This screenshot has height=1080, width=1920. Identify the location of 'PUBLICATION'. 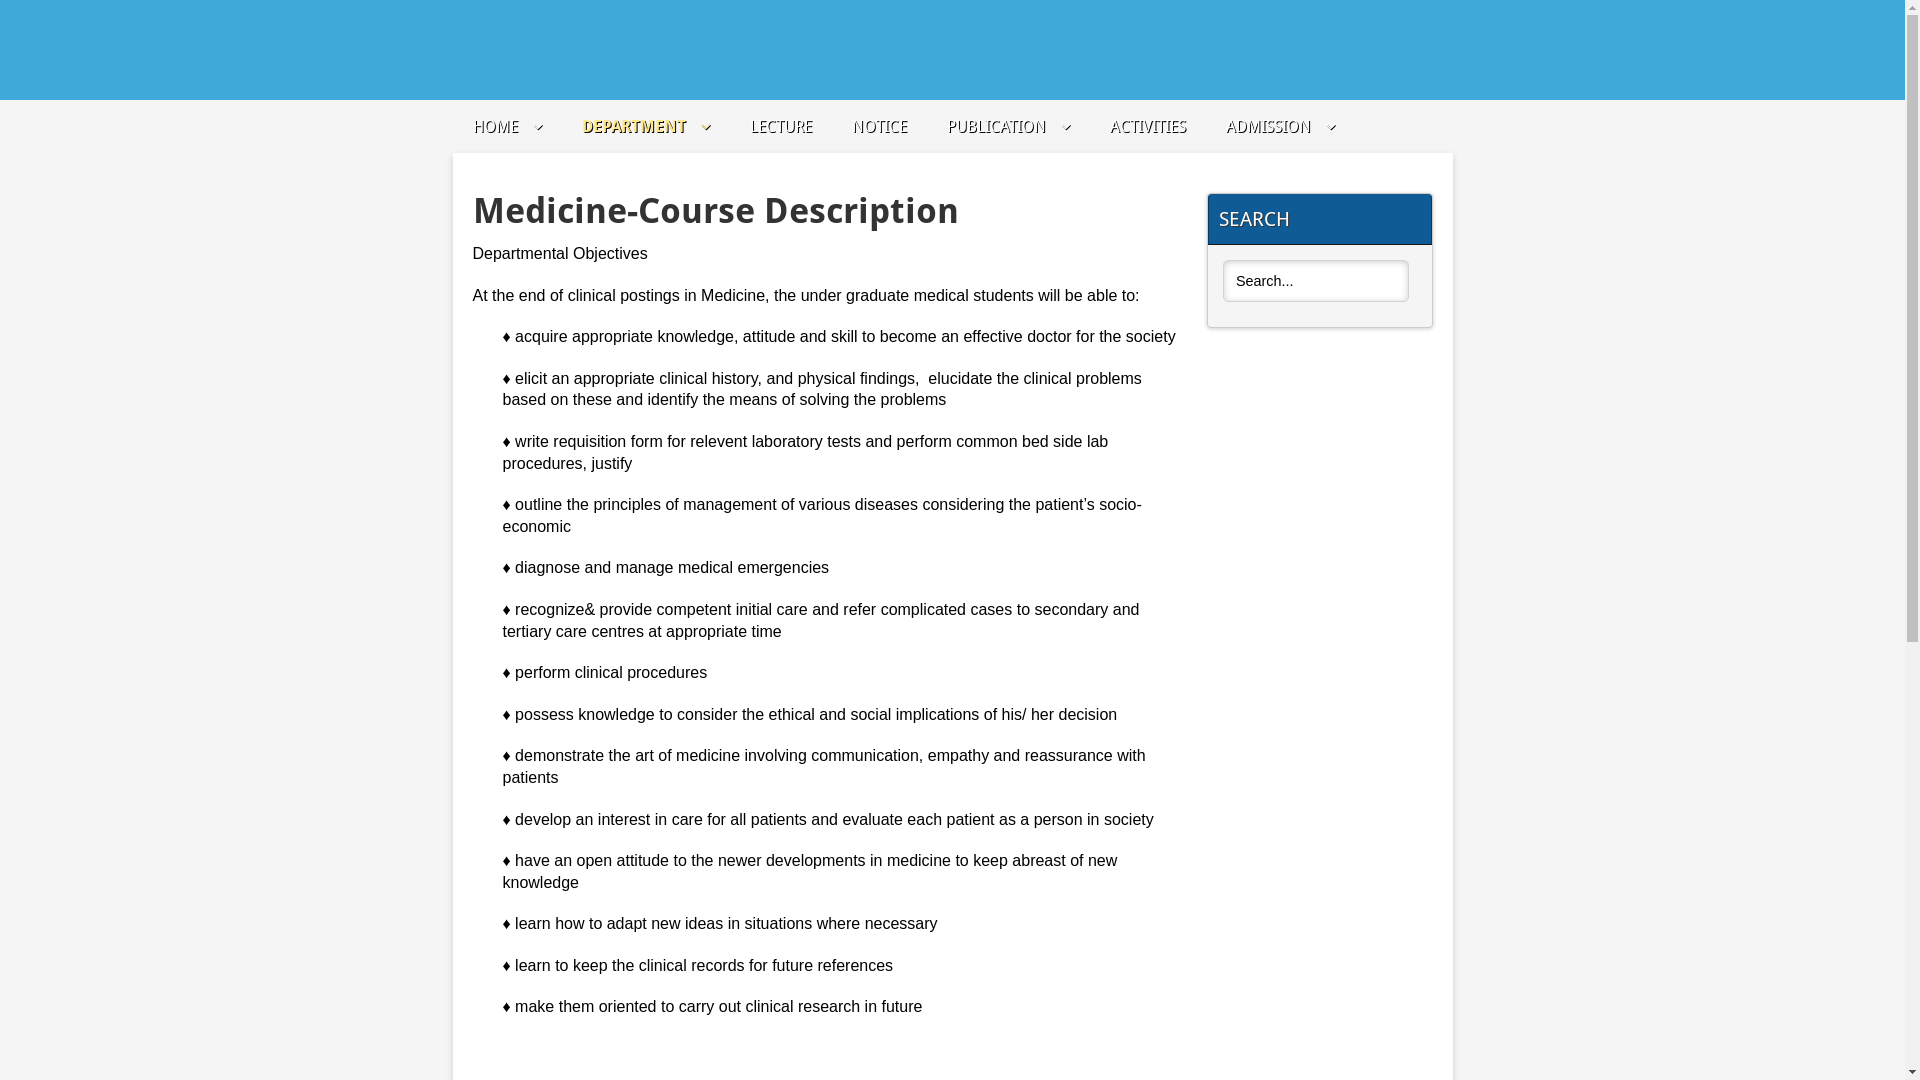
(1007, 126).